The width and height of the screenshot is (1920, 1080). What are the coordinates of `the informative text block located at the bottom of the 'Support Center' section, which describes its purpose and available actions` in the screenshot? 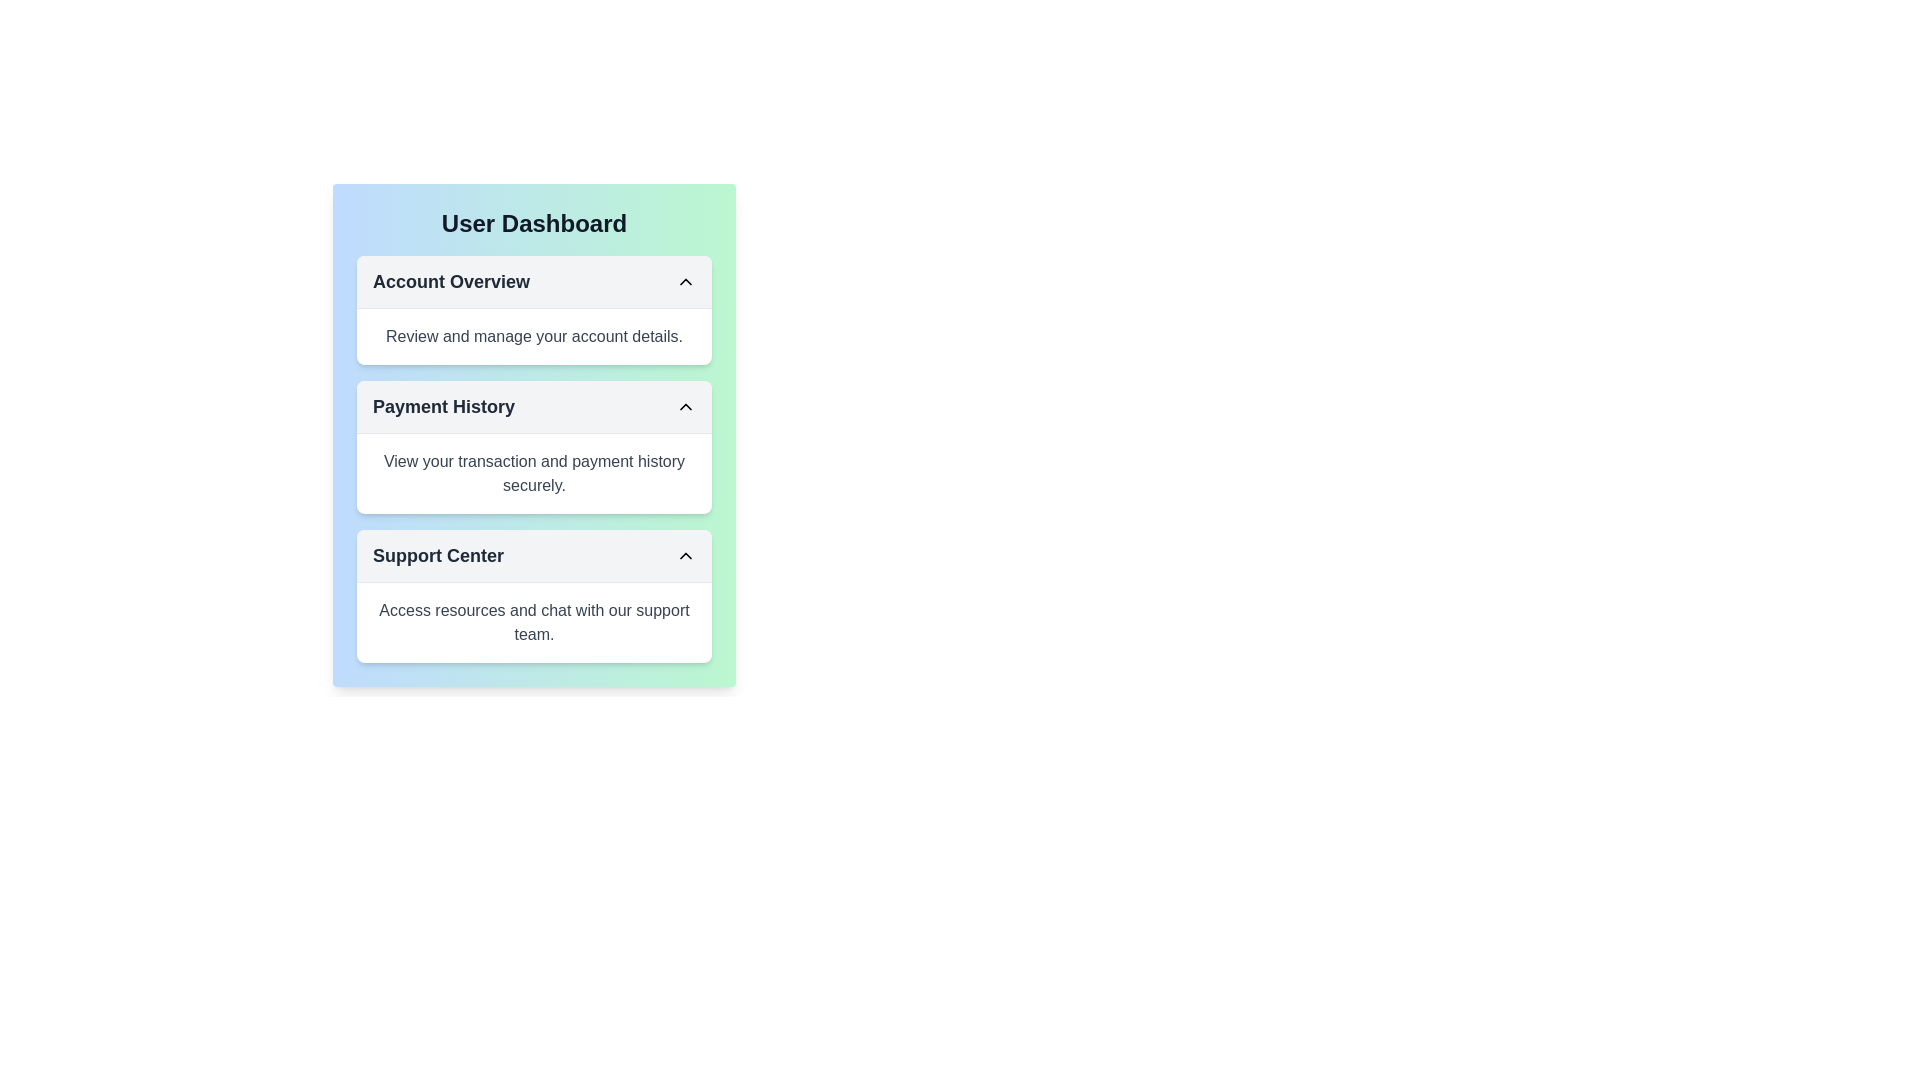 It's located at (534, 621).